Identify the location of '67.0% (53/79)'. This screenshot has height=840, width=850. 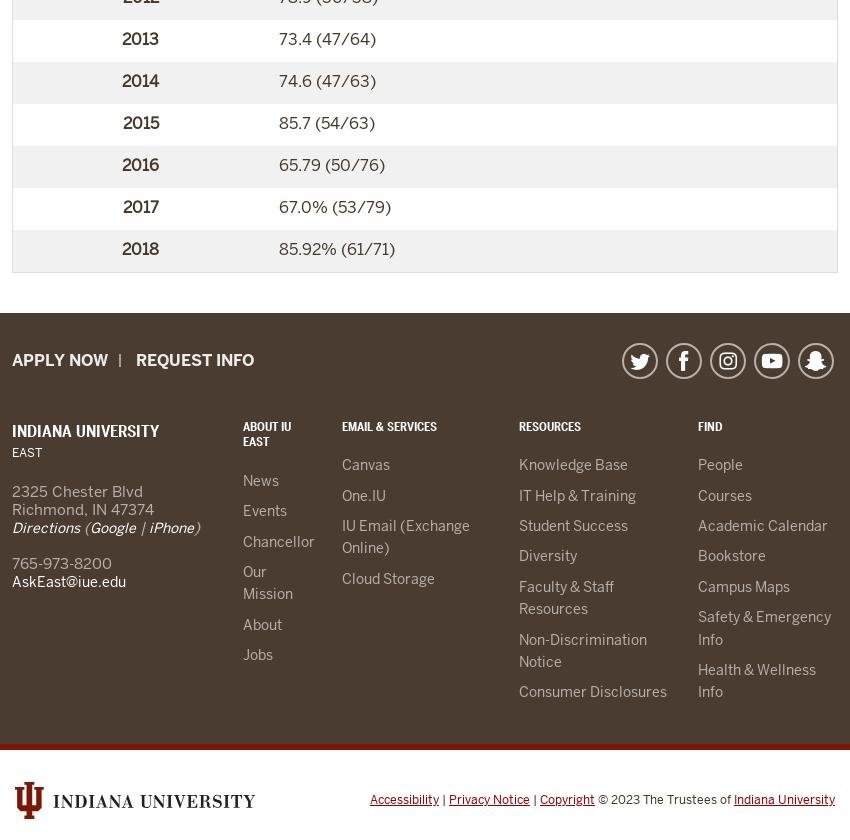
(333, 206).